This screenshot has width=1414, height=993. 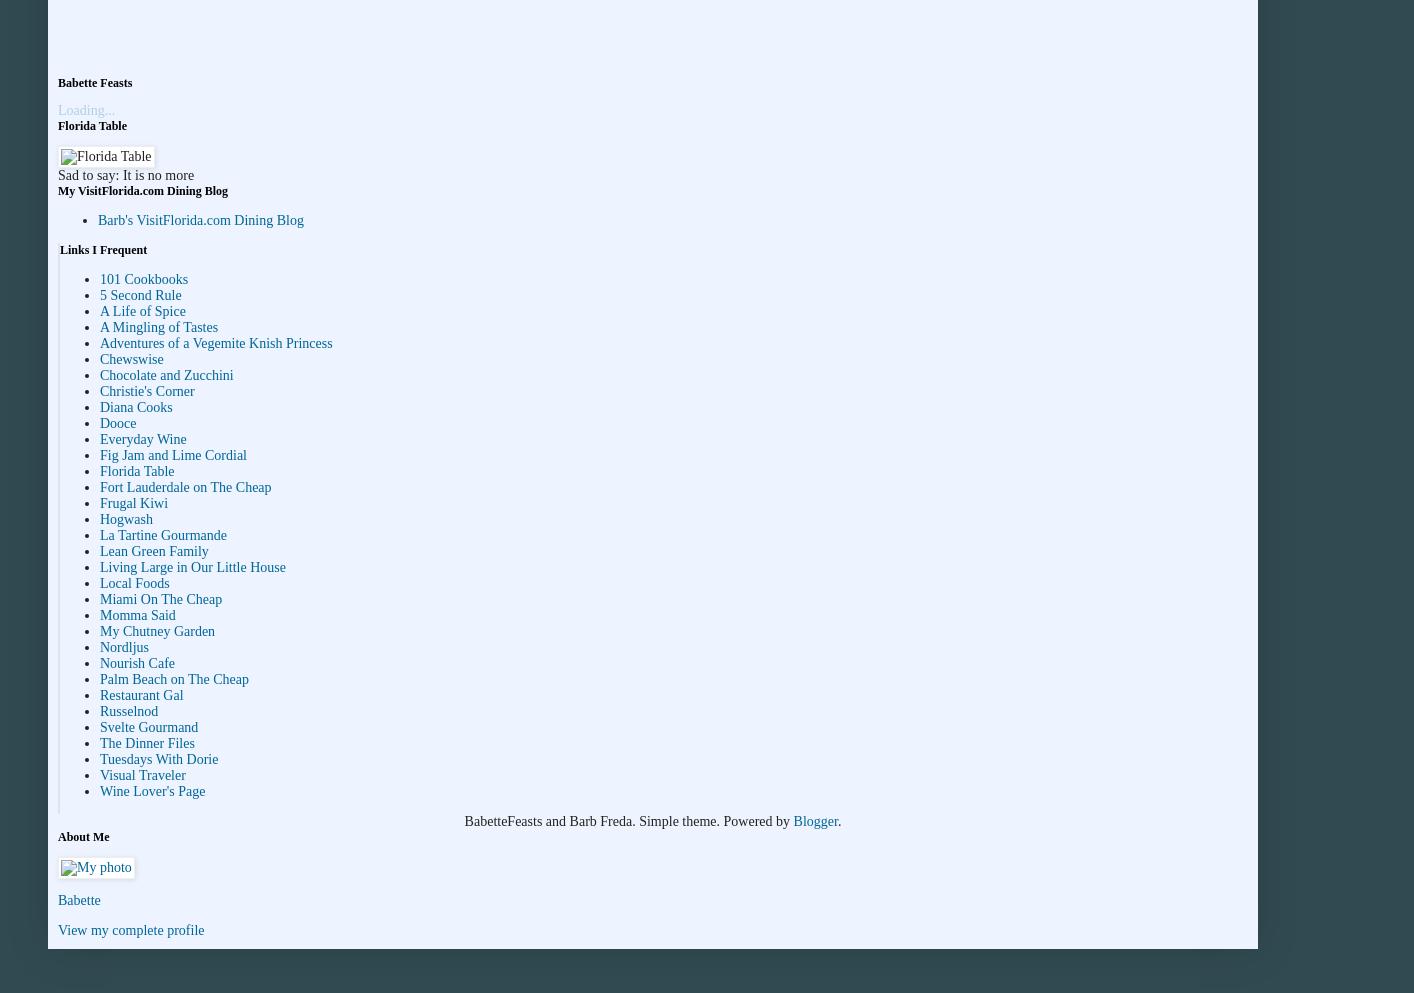 I want to click on 'Babette', so click(x=79, y=900).